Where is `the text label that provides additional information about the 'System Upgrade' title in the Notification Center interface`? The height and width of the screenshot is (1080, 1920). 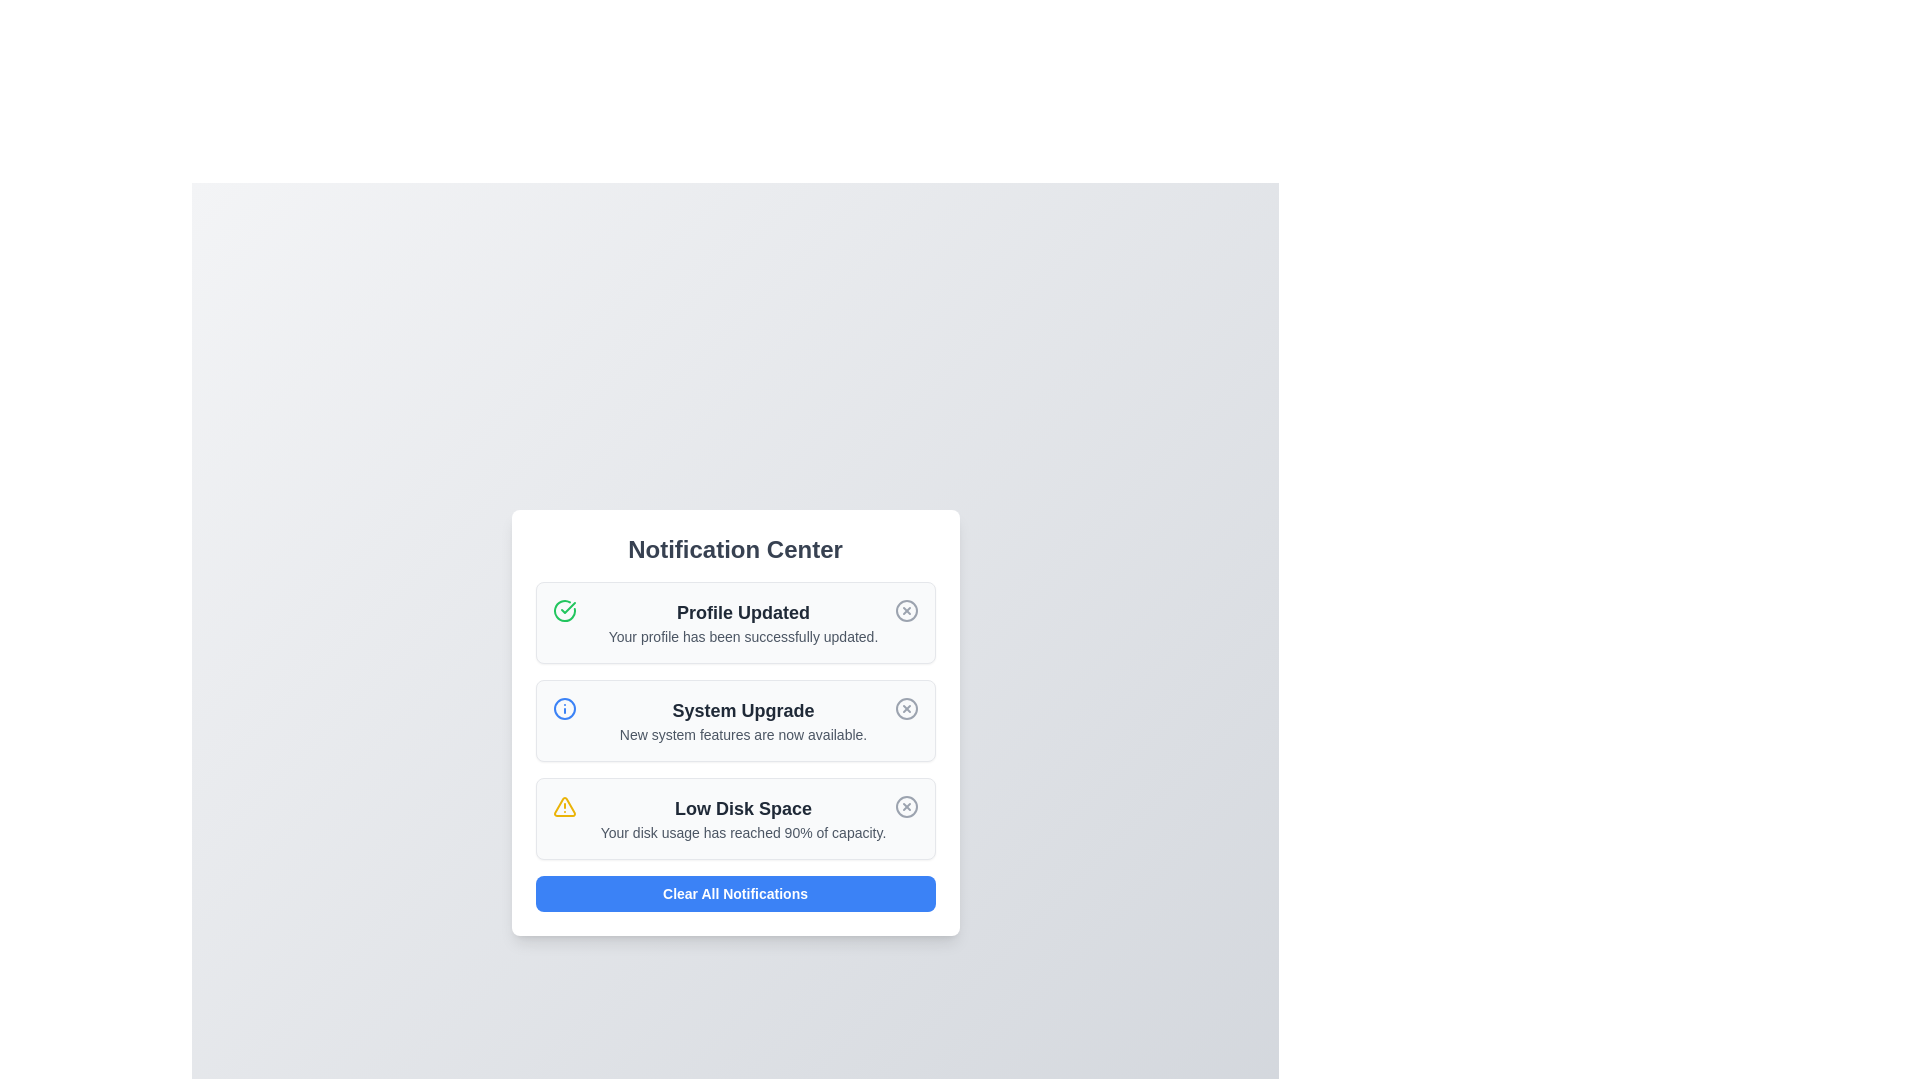
the text label that provides additional information about the 'System Upgrade' title in the Notification Center interface is located at coordinates (742, 735).